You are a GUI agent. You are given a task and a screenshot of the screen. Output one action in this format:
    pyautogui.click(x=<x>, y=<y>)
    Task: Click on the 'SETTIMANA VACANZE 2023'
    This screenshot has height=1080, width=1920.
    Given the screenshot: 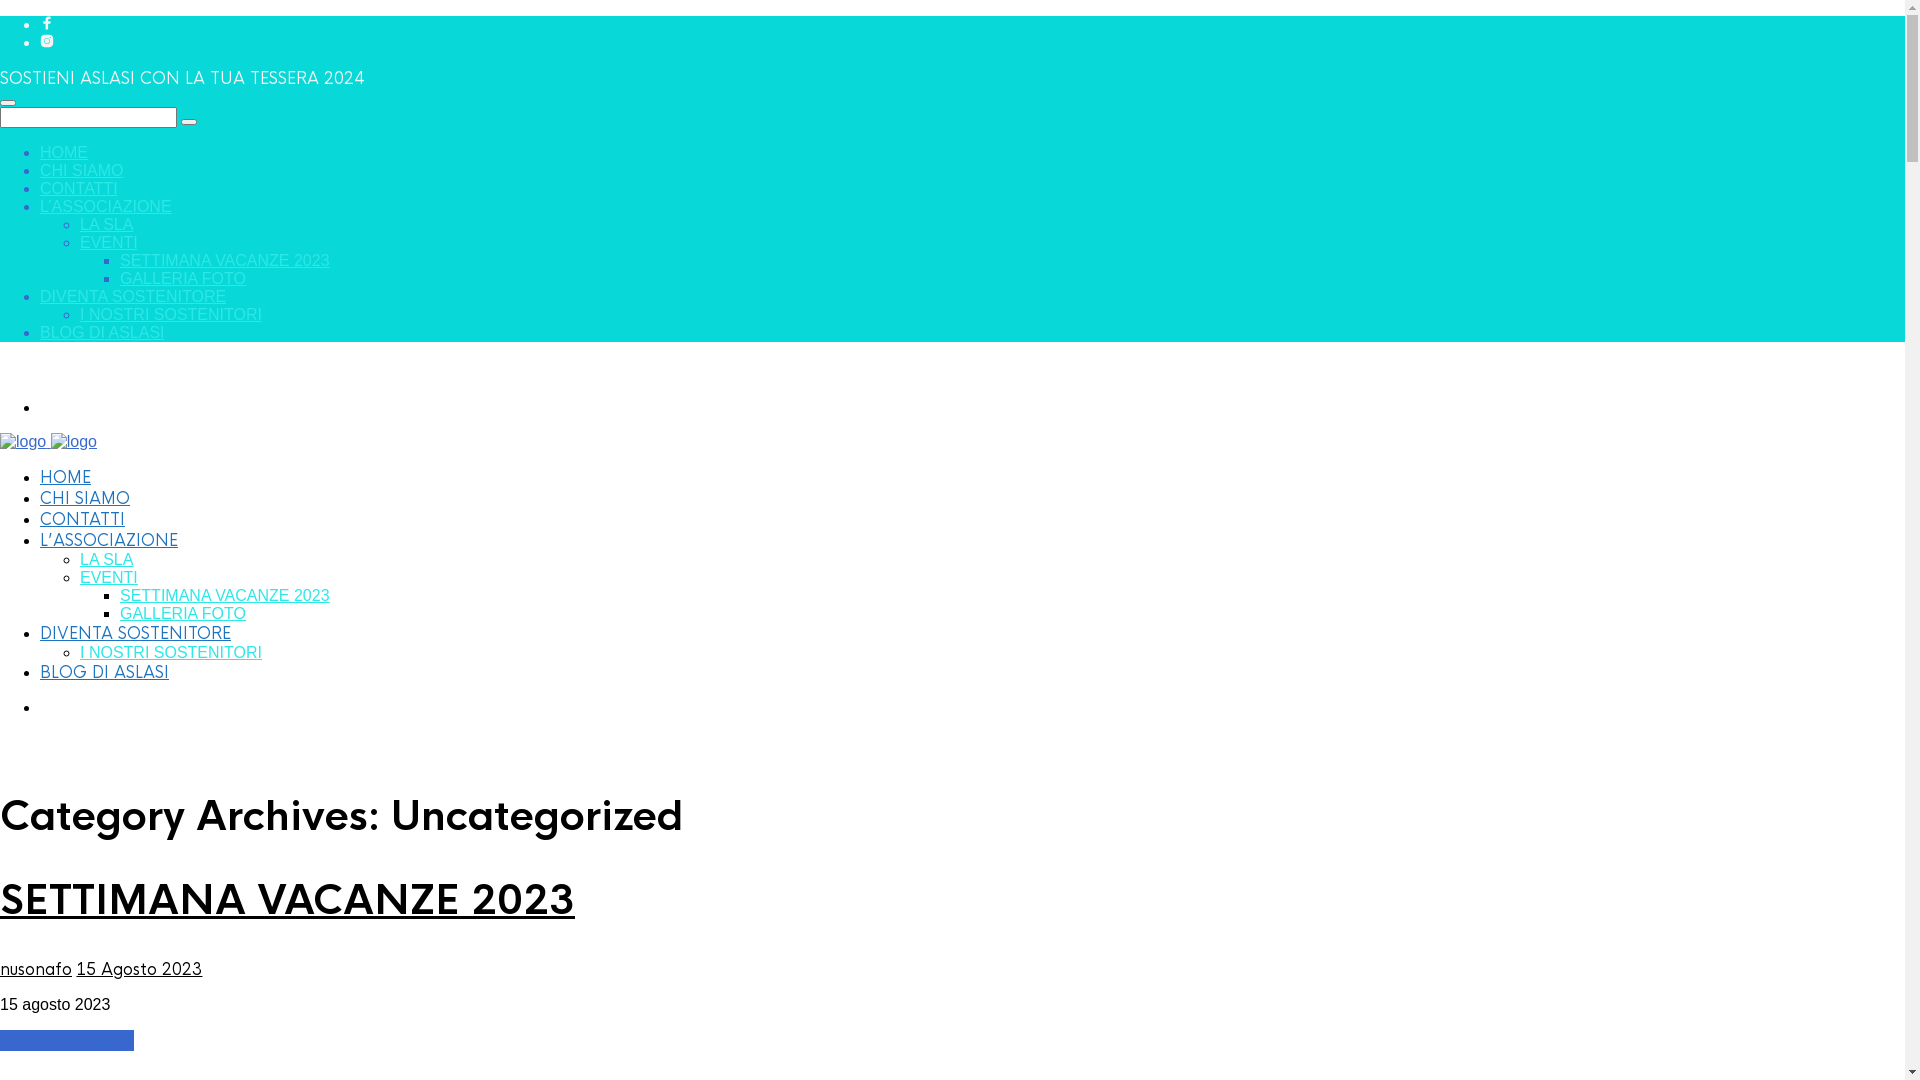 What is the action you would take?
    pyautogui.click(x=286, y=900)
    